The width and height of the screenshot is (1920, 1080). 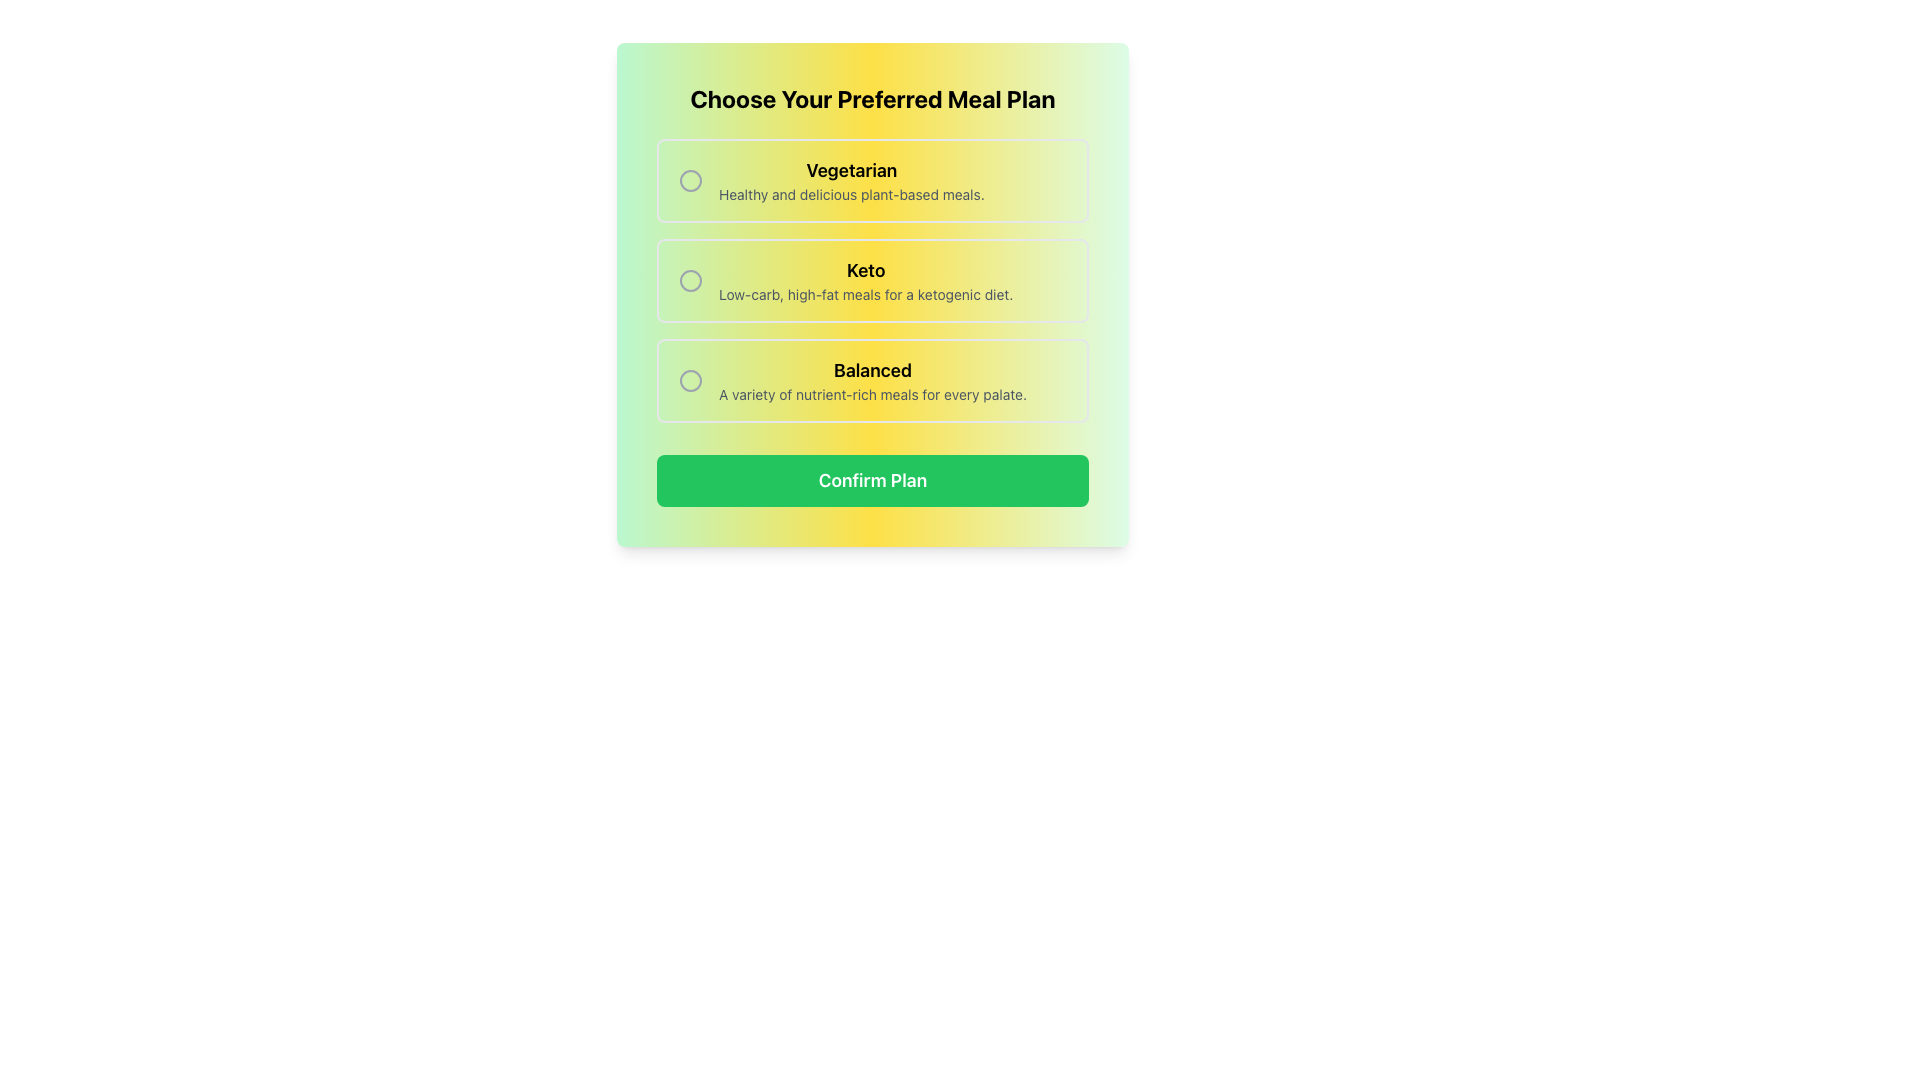 What do you see at coordinates (691, 181) in the screenshot?
I see `the first radio button in the vertical list, which is circular and outlined, located to the left of the 'Vegetarian' option` at bounding box center [691, 181].